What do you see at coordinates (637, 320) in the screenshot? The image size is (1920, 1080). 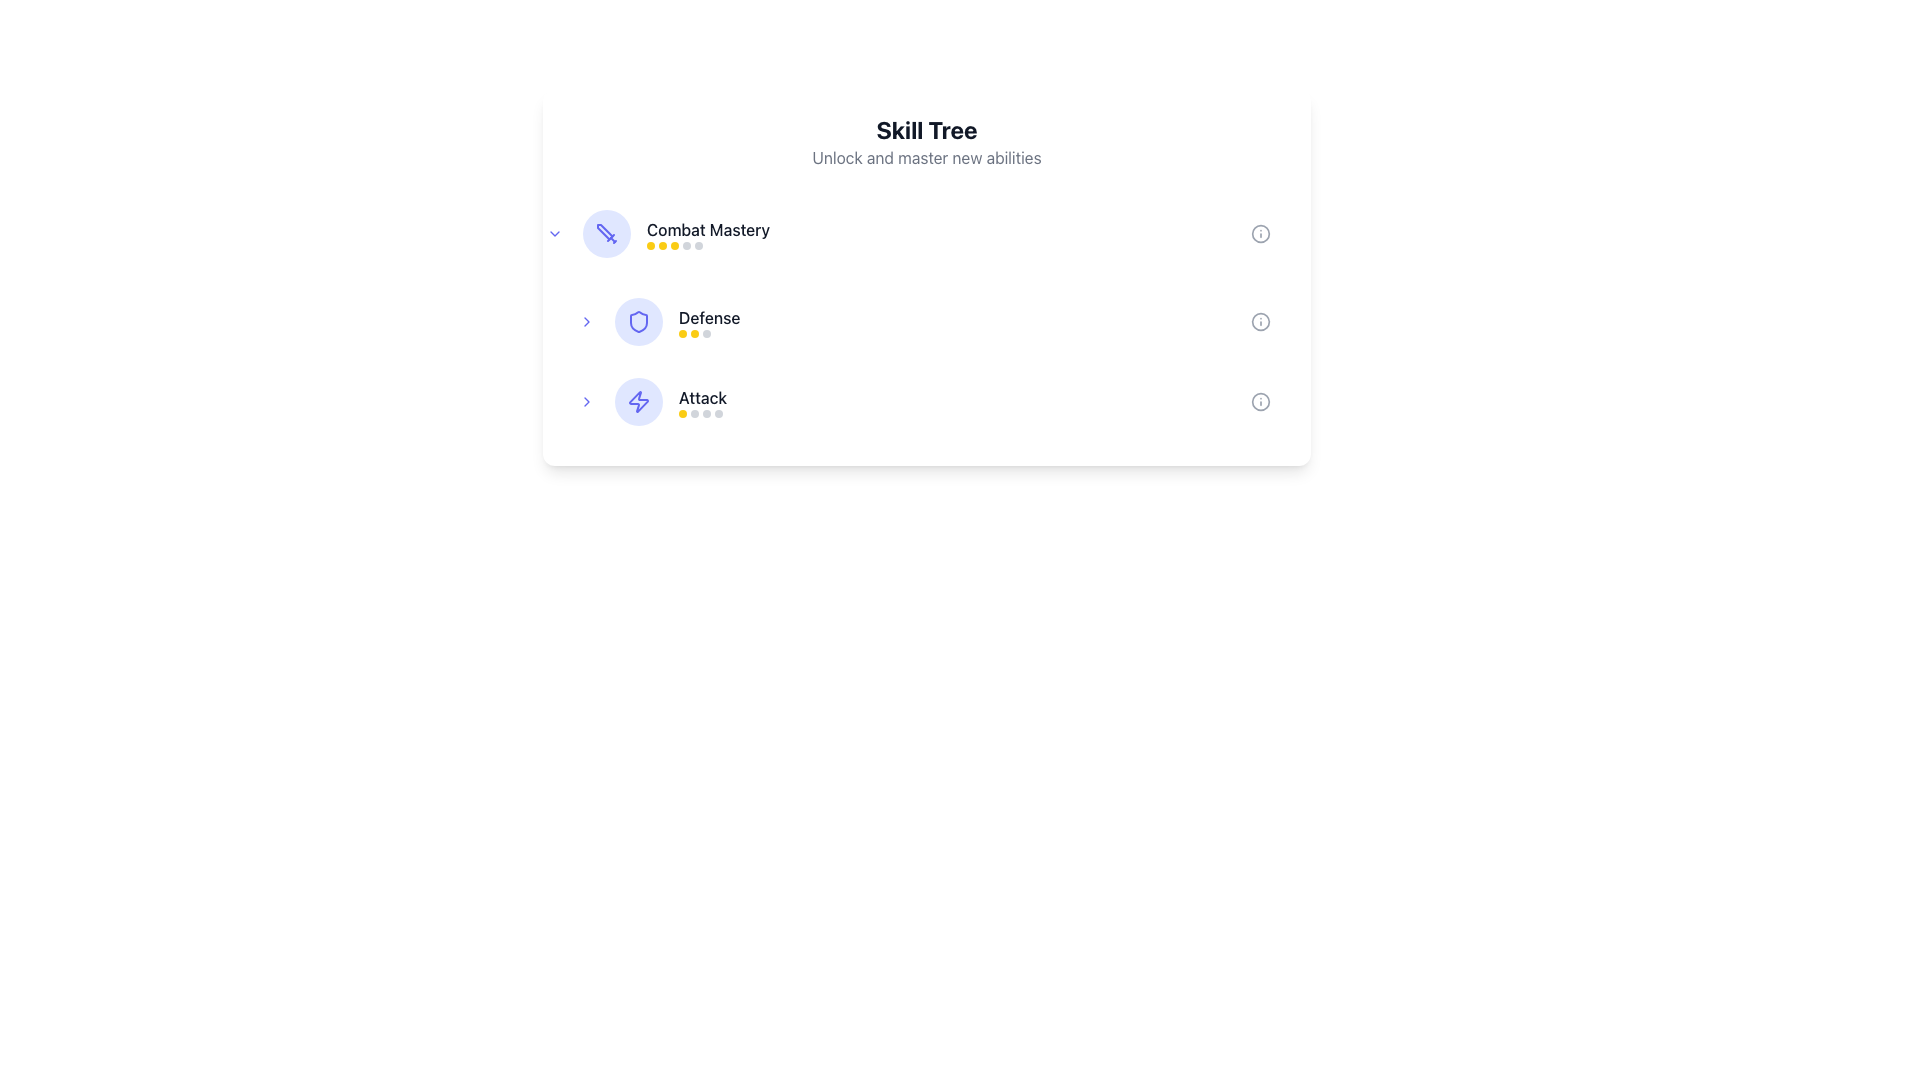 I see `the shield icon representing the 'Defense' skill, which is located adjacent to the textual label 'Defense' in the second row of skill options` at bounding box center [637, 320].